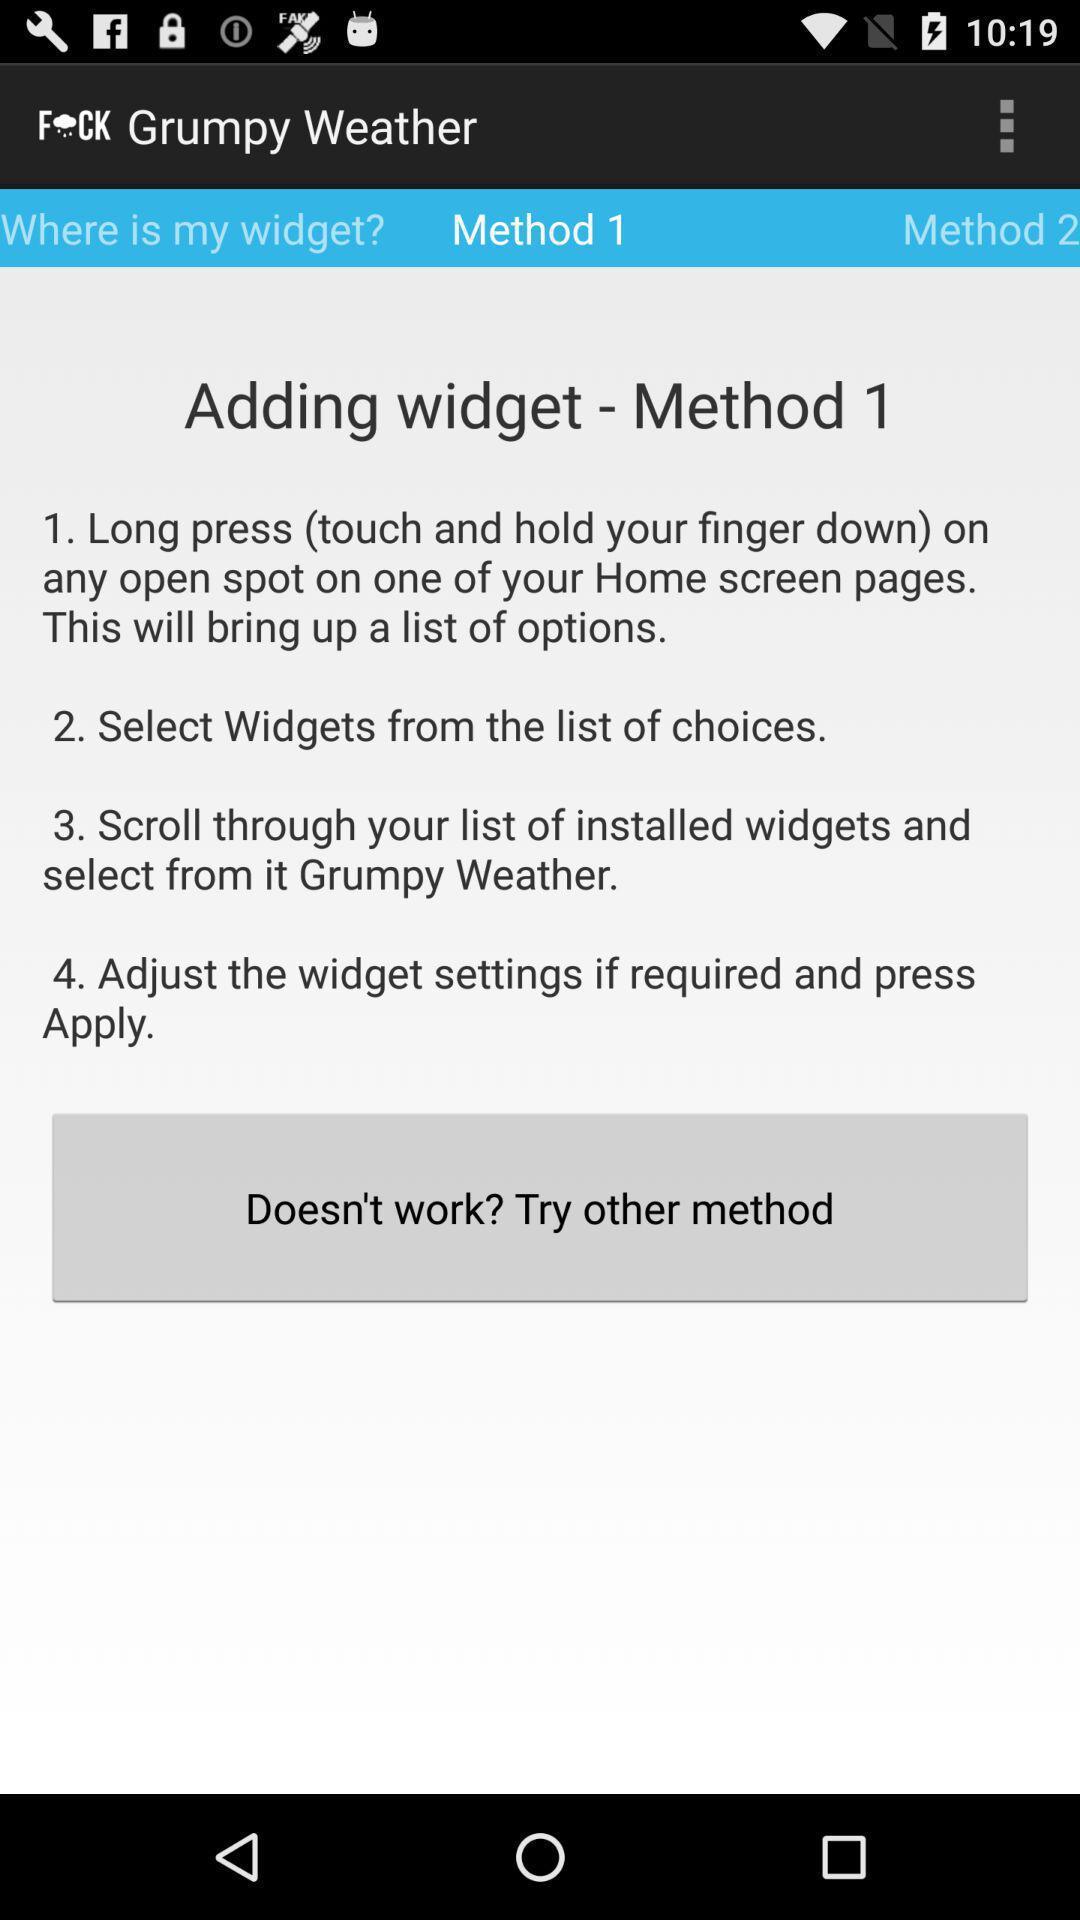  I want to click on doesn t work icon, so click(540, 1206).